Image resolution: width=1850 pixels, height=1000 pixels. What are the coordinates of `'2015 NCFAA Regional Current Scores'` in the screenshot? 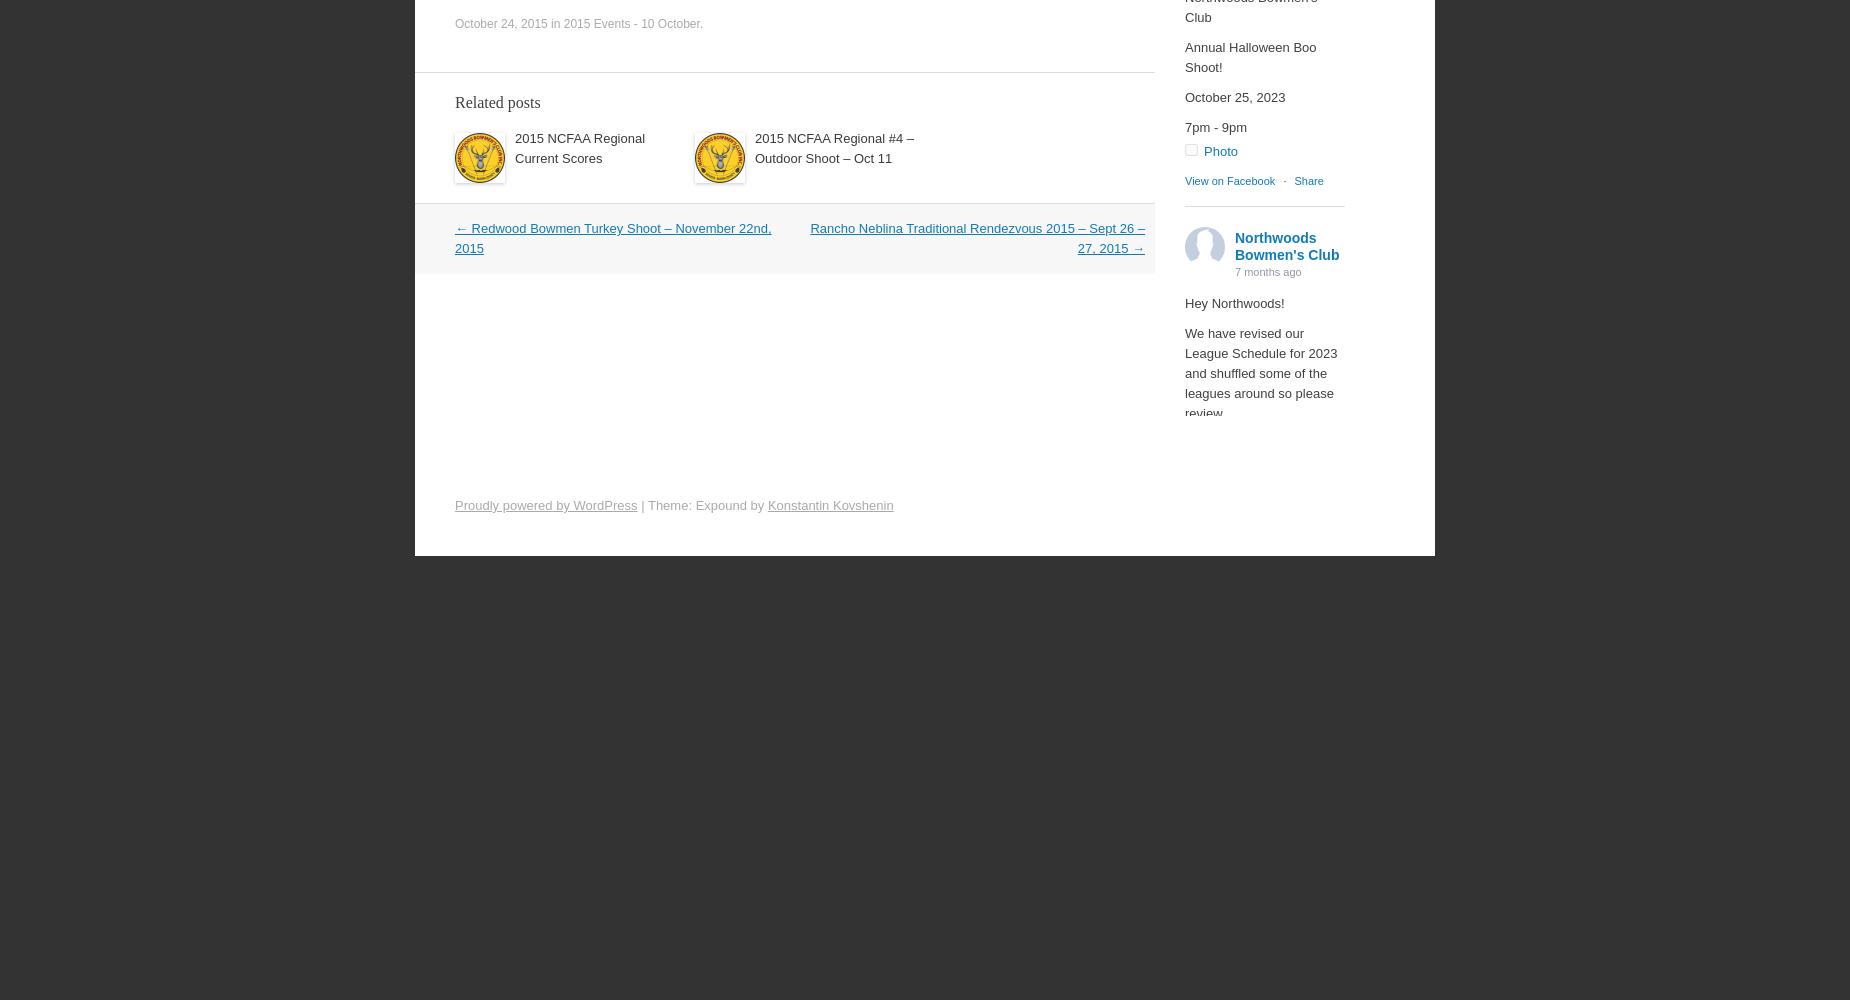 It's located at (579, 148).